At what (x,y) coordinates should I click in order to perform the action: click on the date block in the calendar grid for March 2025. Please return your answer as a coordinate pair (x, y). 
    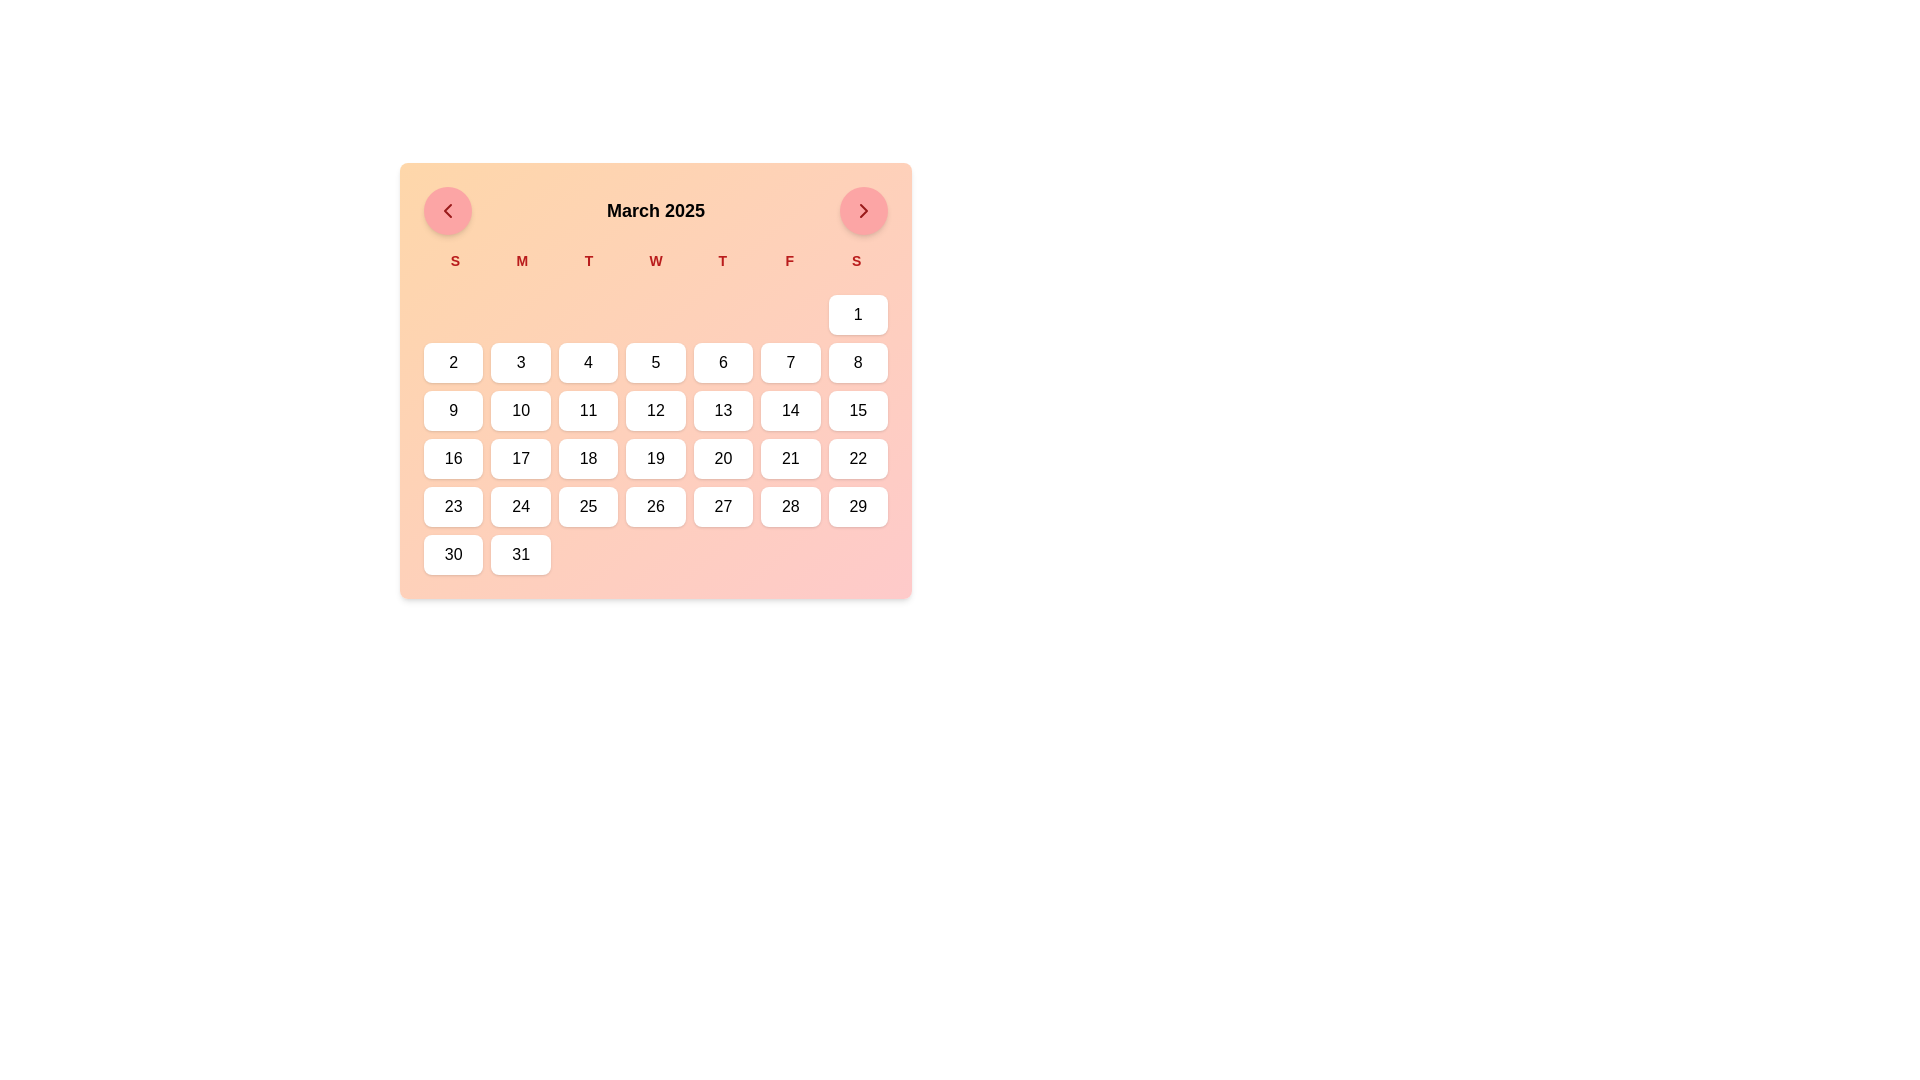
    Looking at the image, I should click on (656, 434).